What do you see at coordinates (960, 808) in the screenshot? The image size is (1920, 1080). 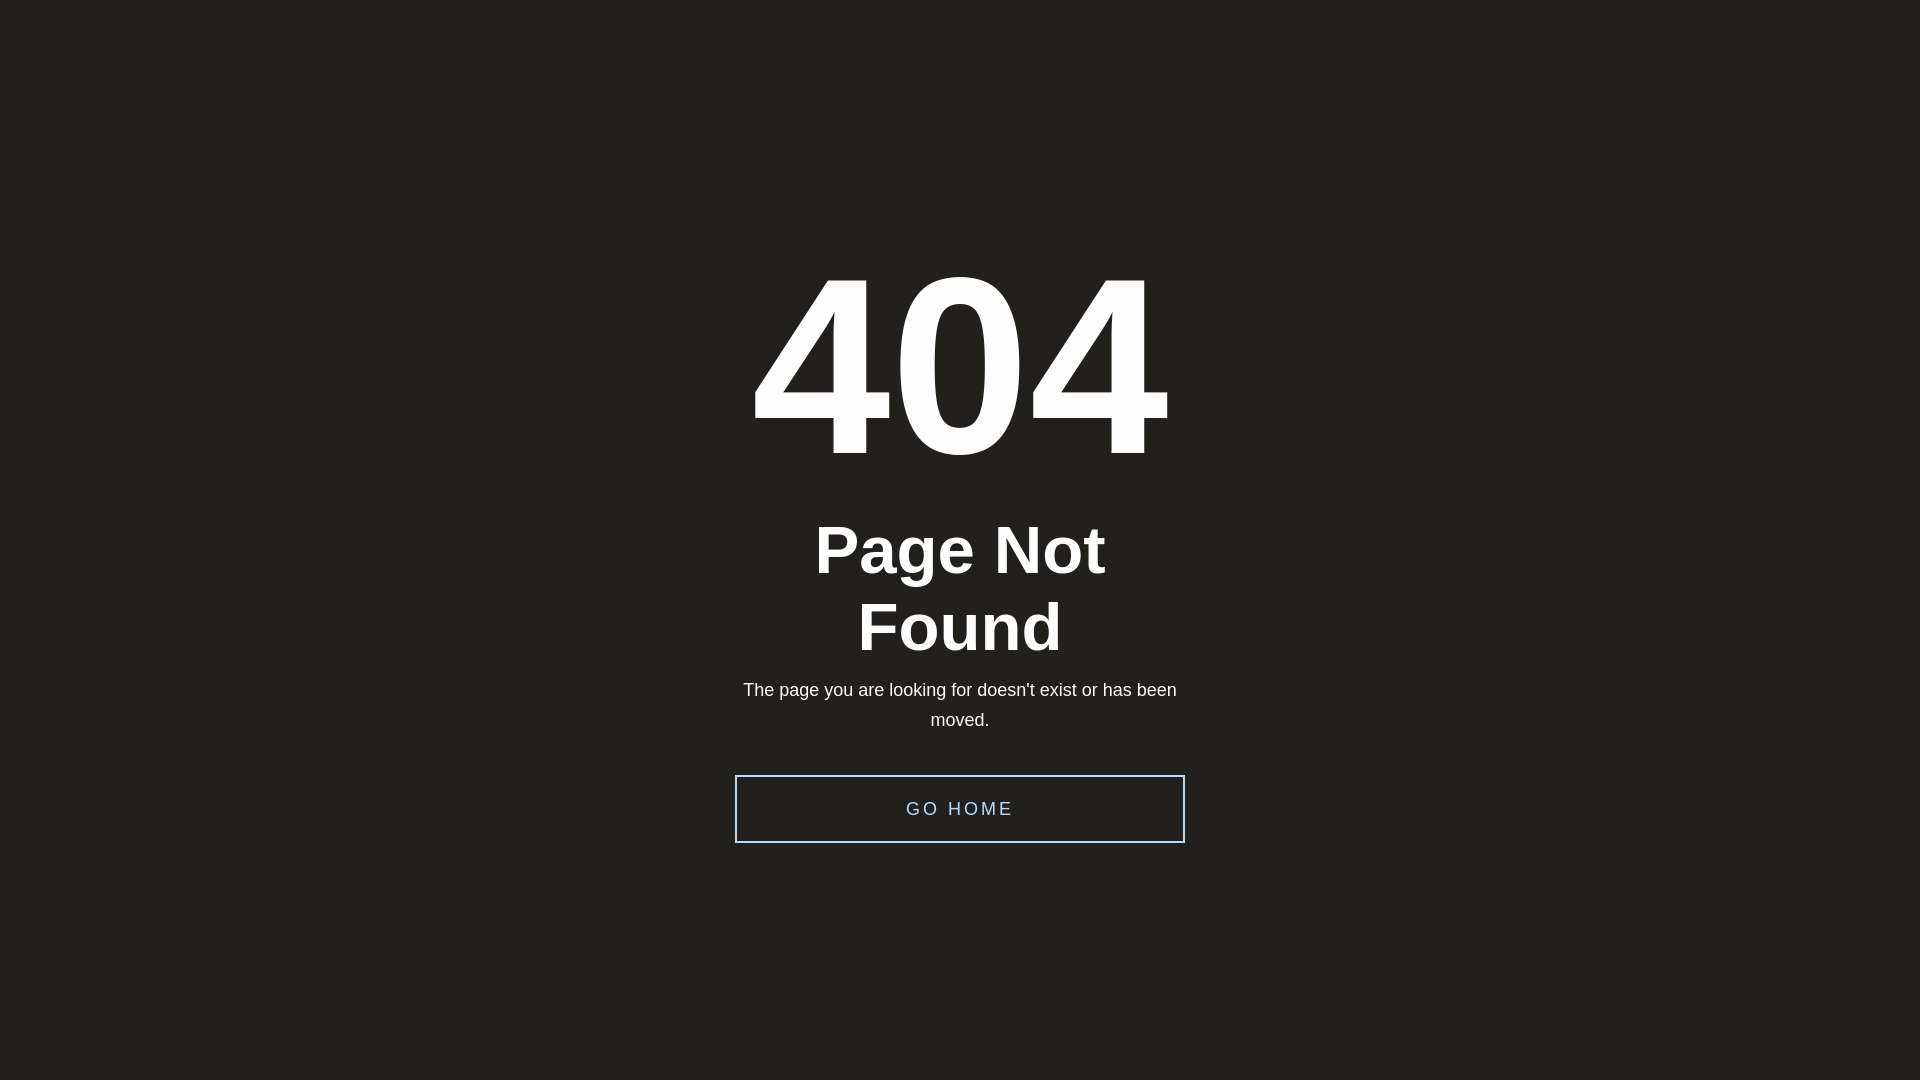 I see `'GO HOME'` at bounding box center [960, 808].